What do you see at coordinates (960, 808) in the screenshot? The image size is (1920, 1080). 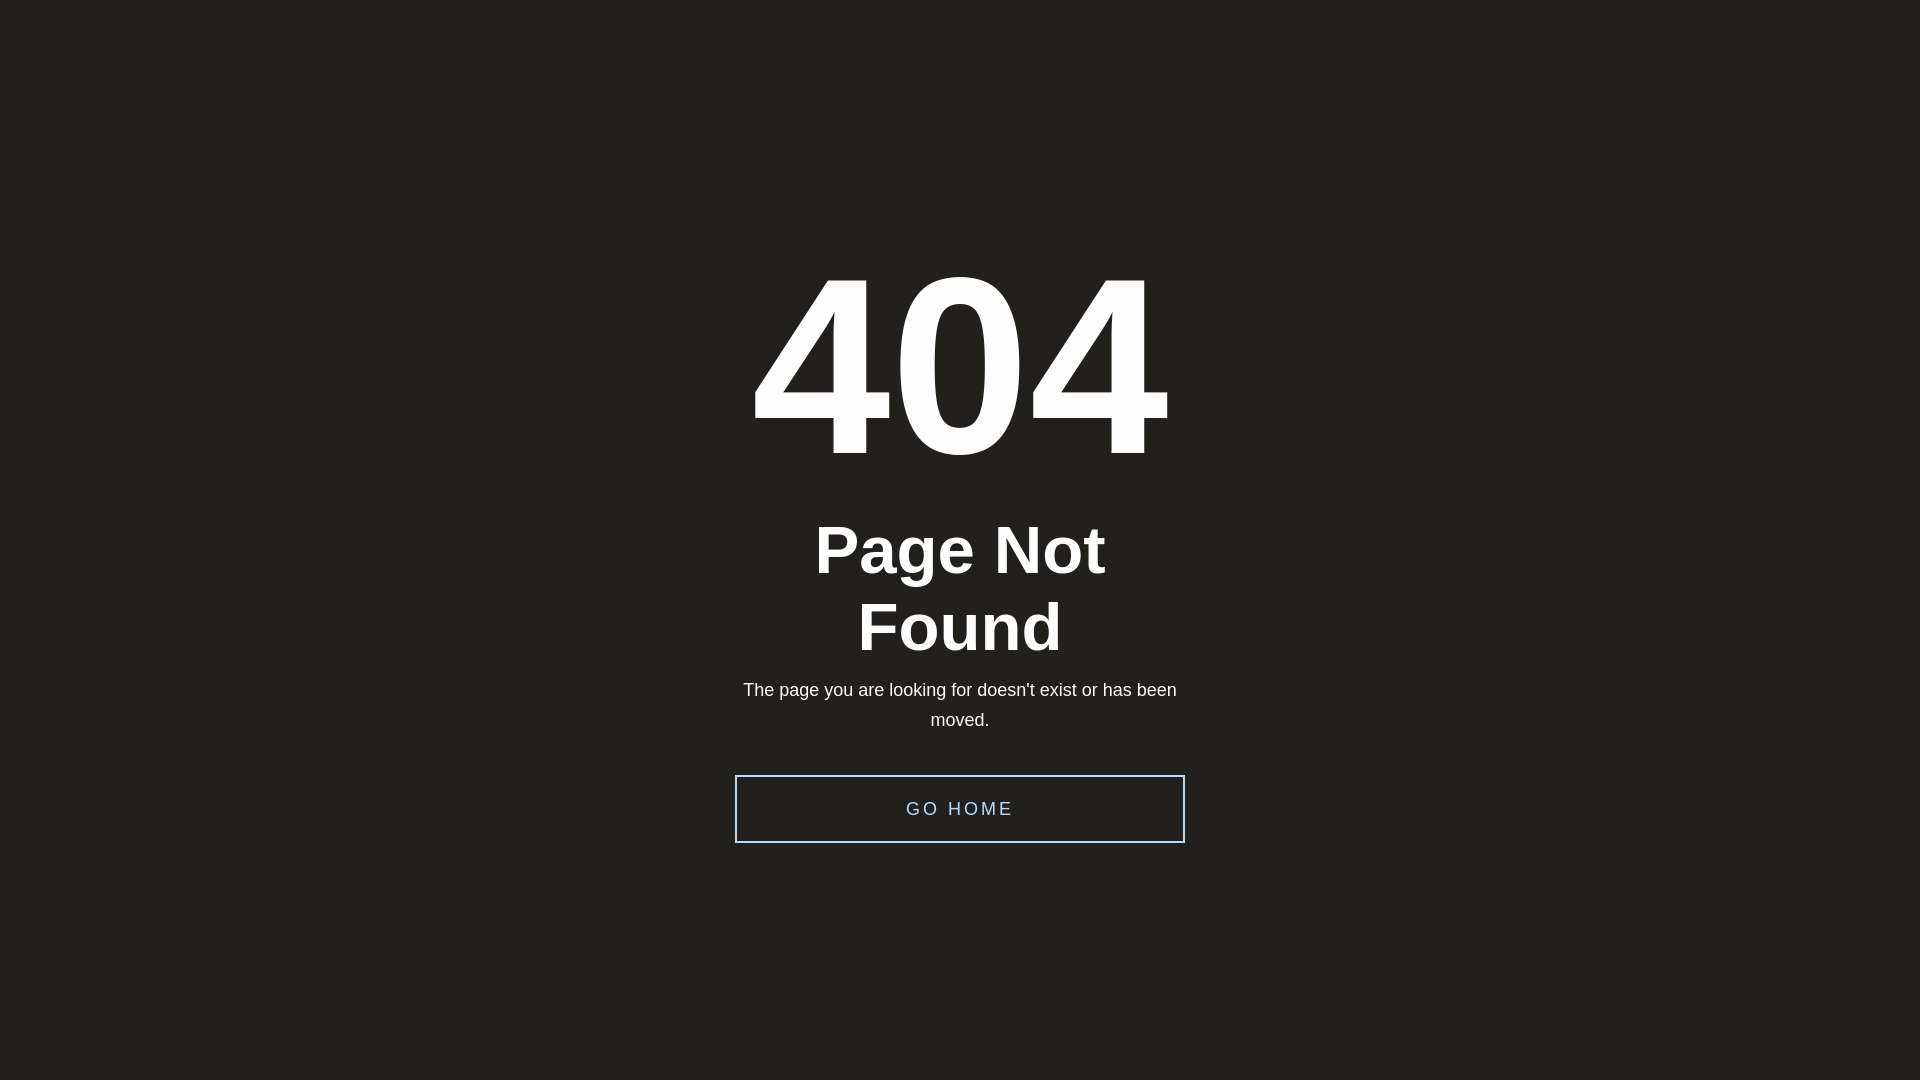 I see `'GO HOME'` at bounding box center [960, 808].